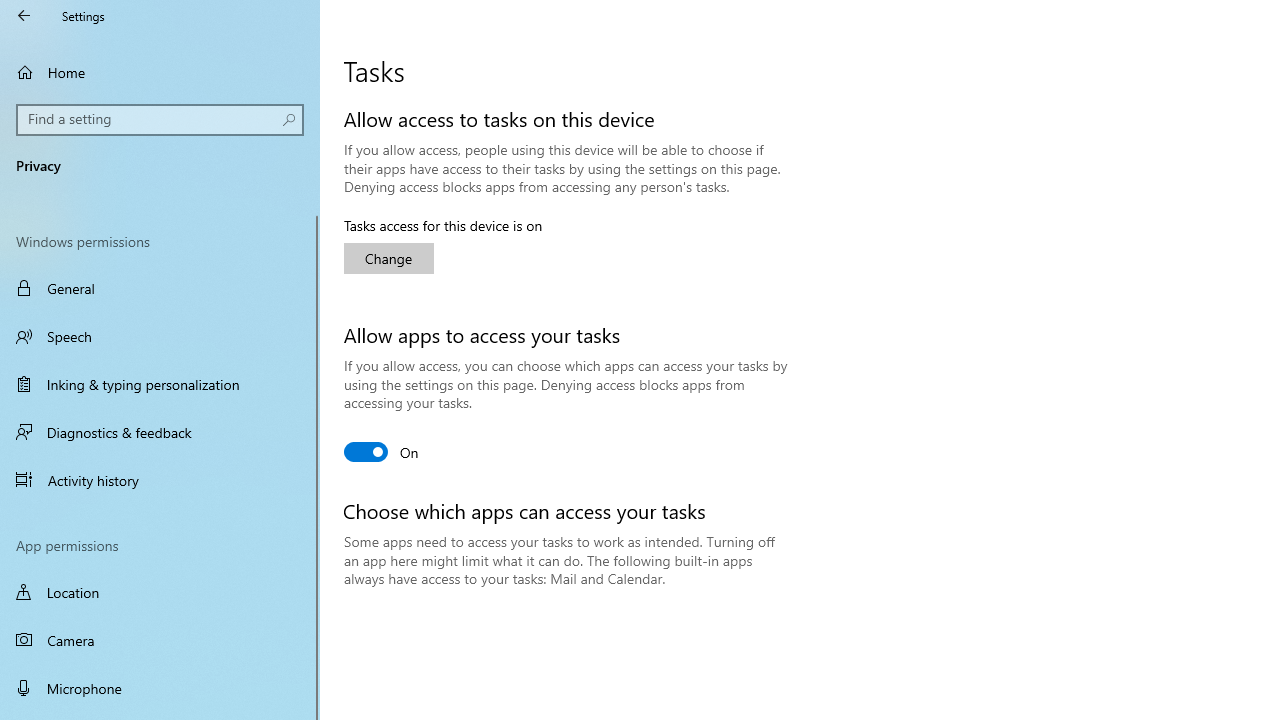 The height and width of the screenshot is (720, 1280). Describe the element at coordinates (160, 591) in the screenshot. I see `'Location'` at that location.